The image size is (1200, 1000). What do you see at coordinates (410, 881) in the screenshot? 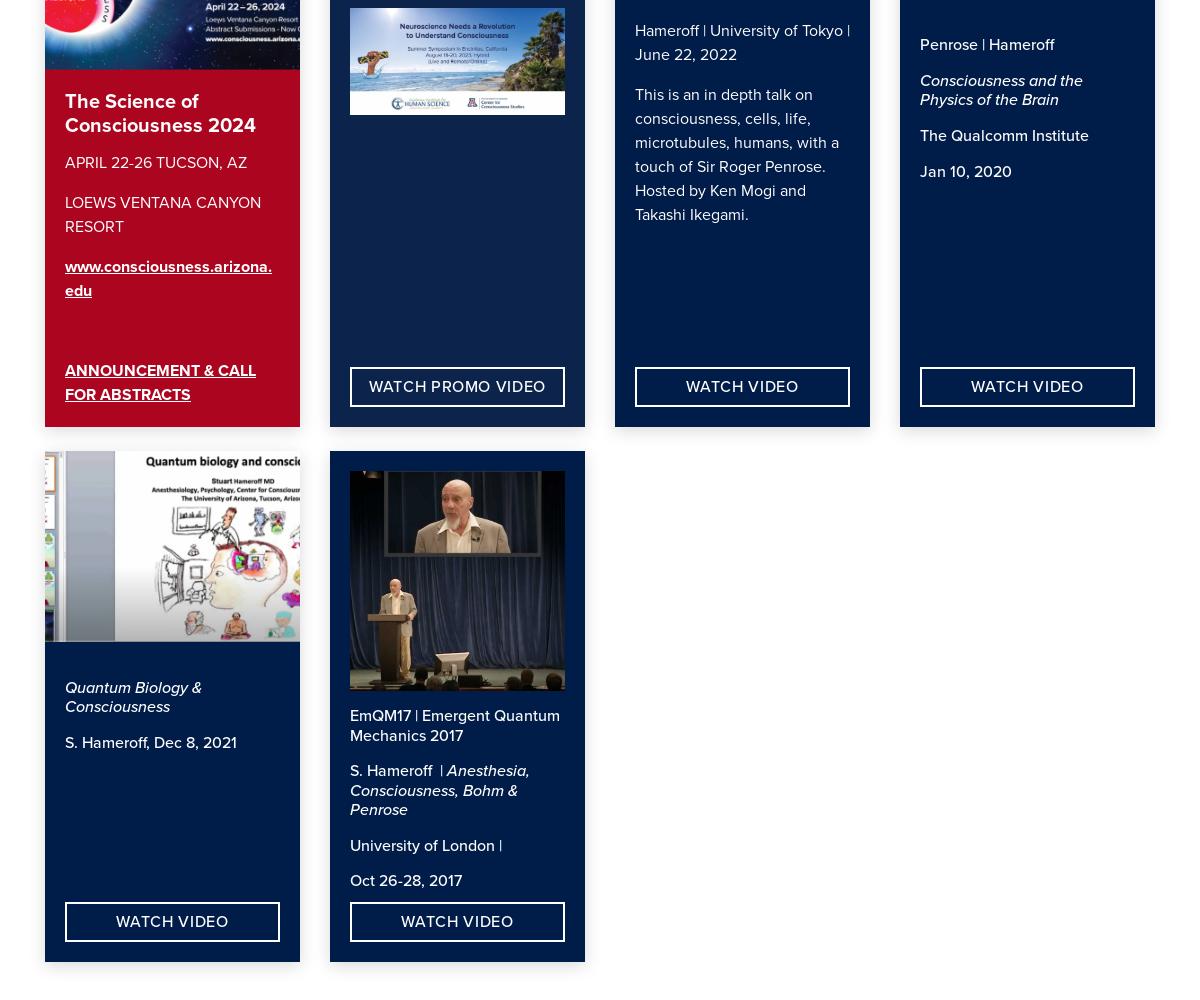
I see `'Oct 26-28, 2017'` at bounding box center [410, 881].